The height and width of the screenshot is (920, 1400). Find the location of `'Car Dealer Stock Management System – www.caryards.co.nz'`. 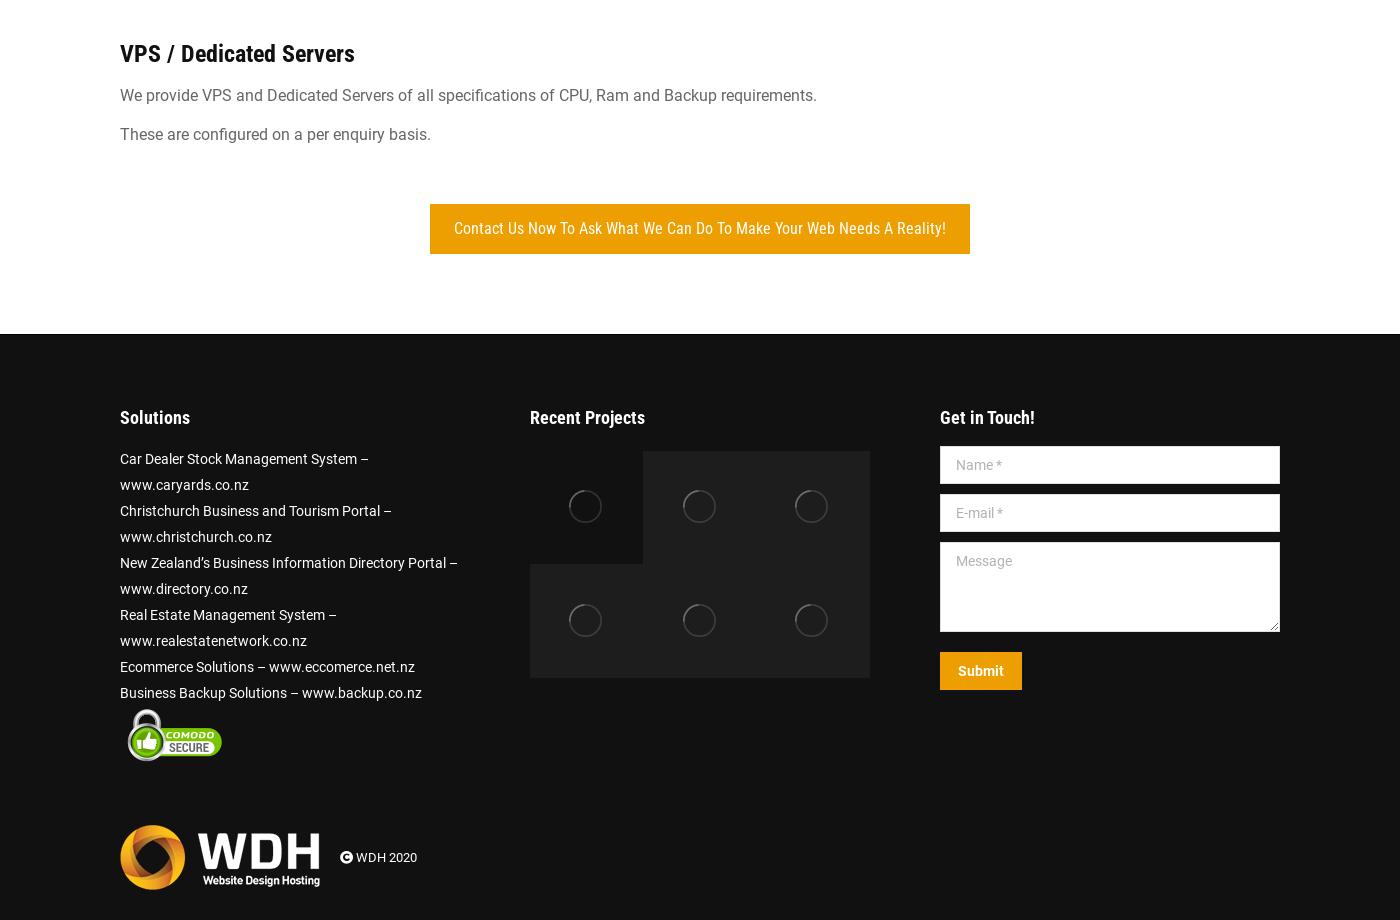

'Car Dealer Stock Management System – www.caryards.co.nz' is located at coordinates (244, 471).